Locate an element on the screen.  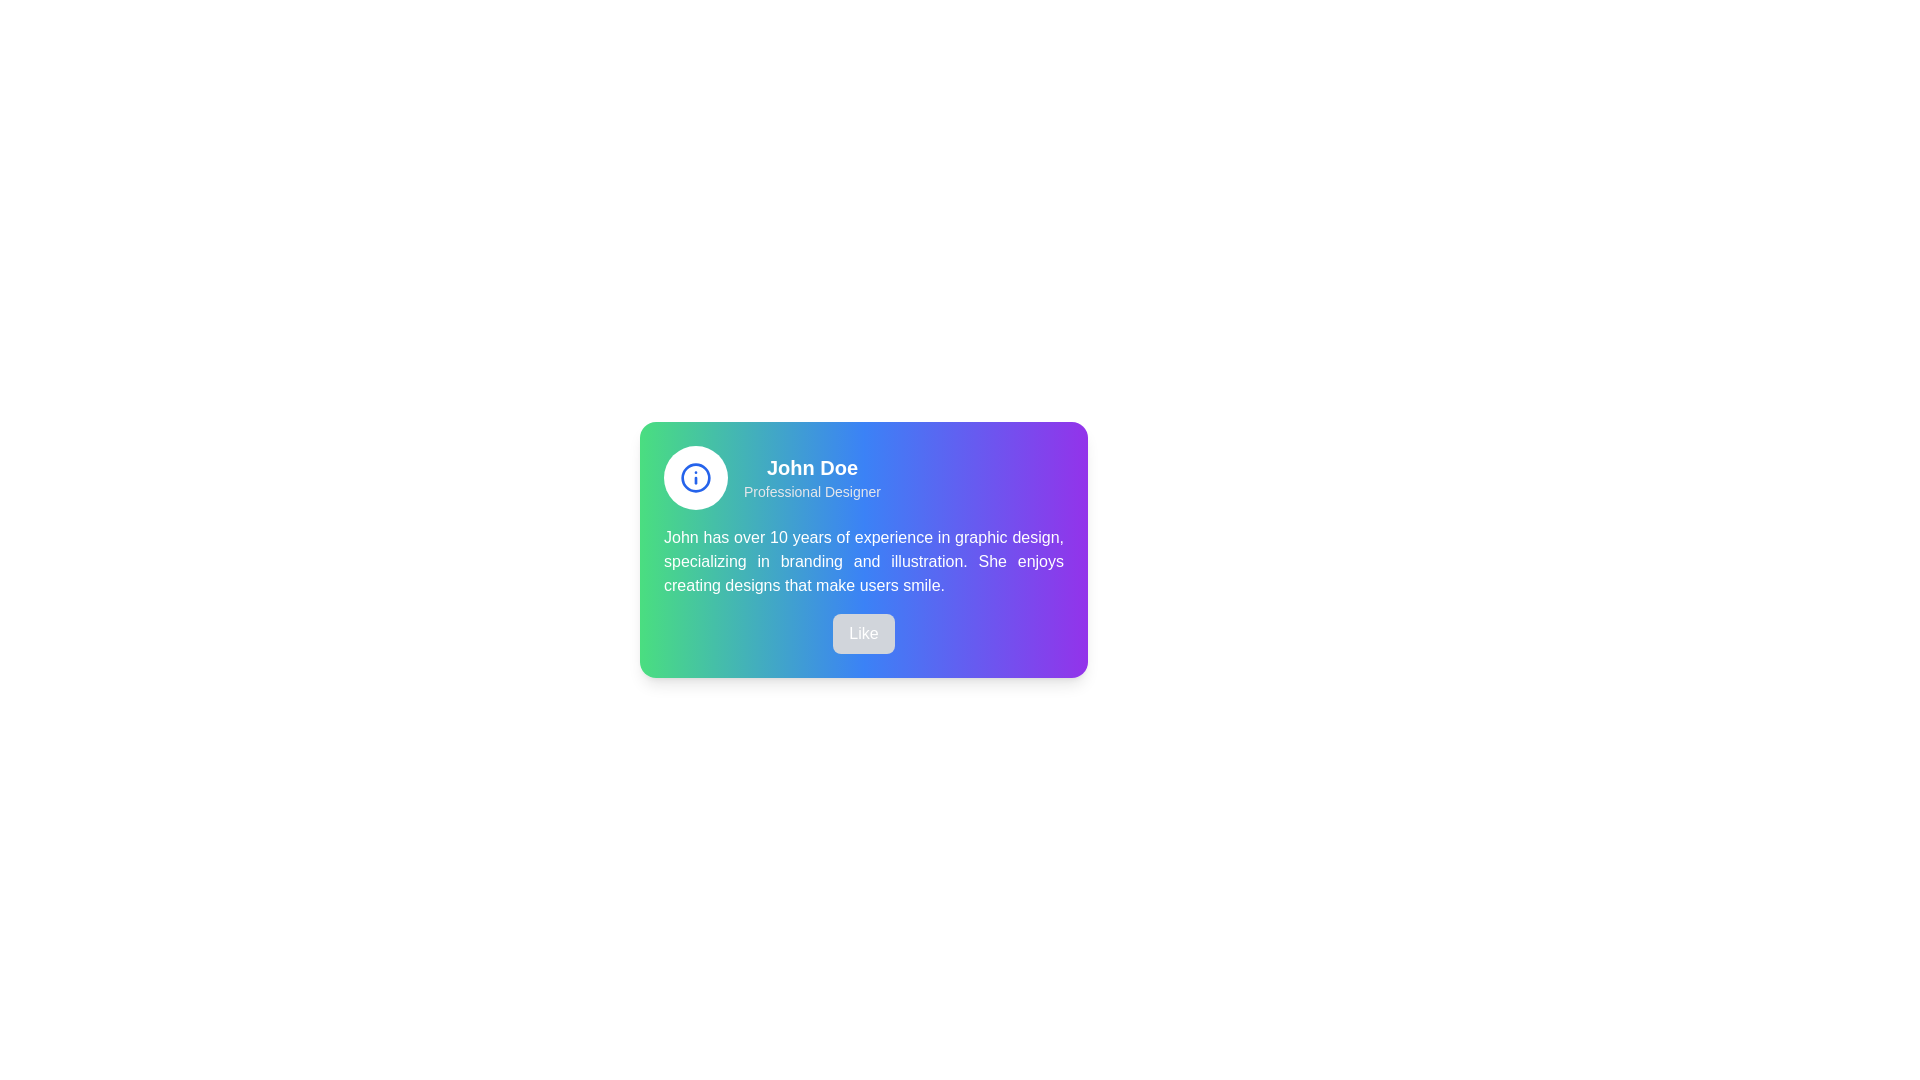
the embedded icon of the Header component that features 'John Doe' and 'Professional Designer' with a gradient background is located at coordinates (864, 478).